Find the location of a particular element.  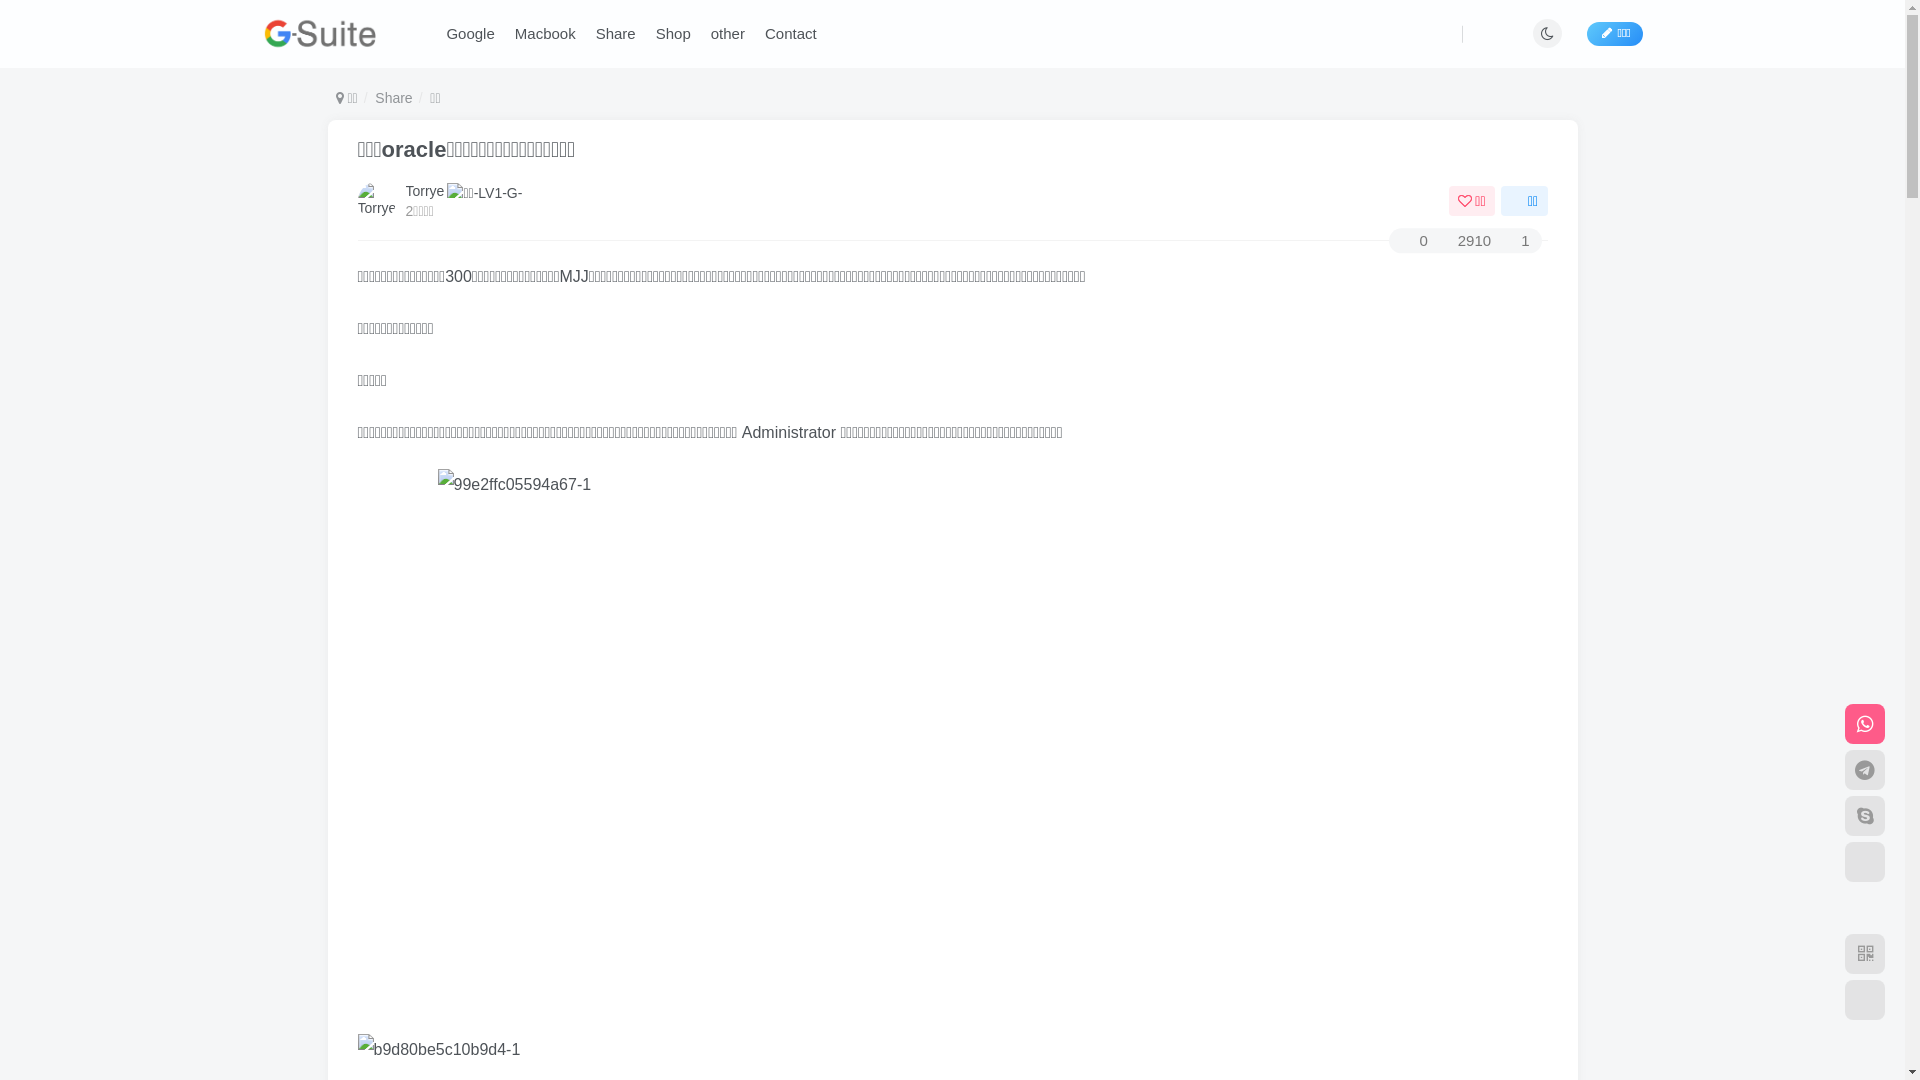

'whatsapp' is located at coordinates (1864, 724).